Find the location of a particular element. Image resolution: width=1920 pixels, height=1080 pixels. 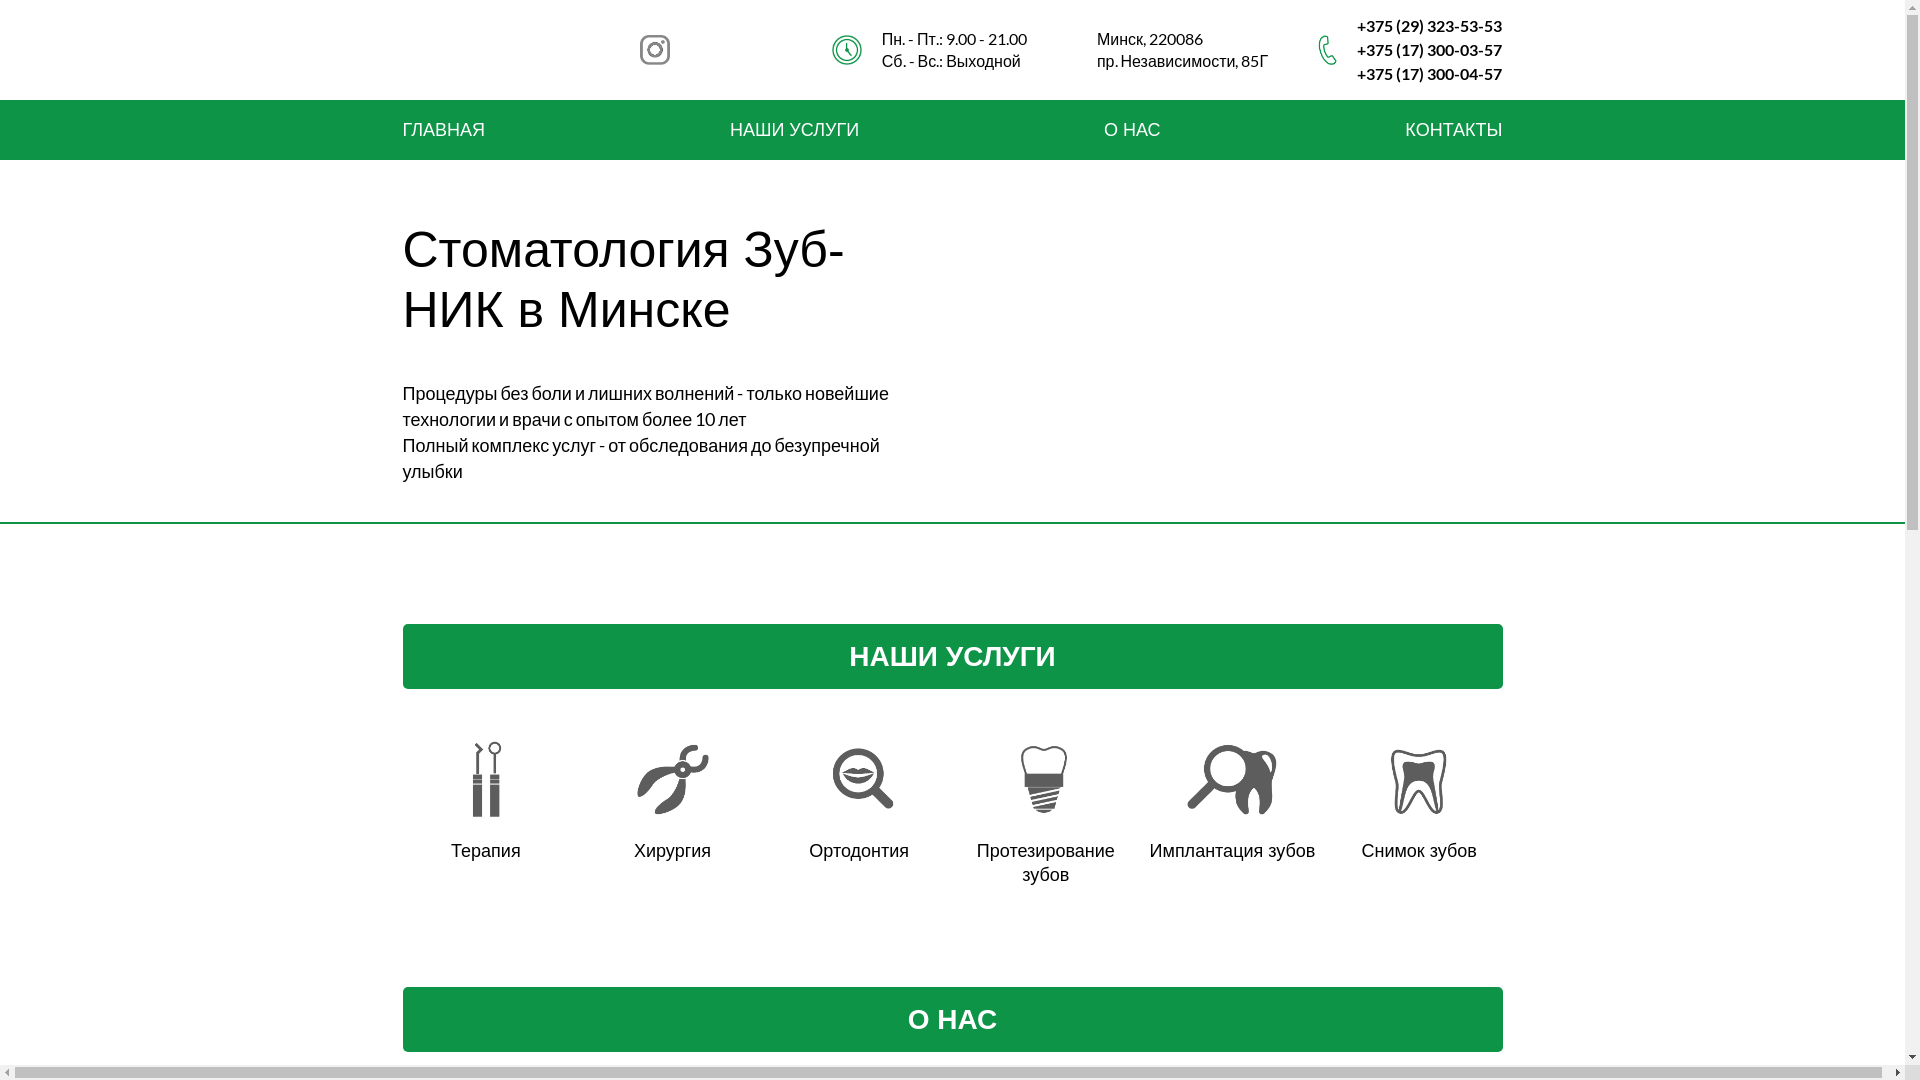

'+375 (17) 300-04-57' is located at coordinates (1428, 72).